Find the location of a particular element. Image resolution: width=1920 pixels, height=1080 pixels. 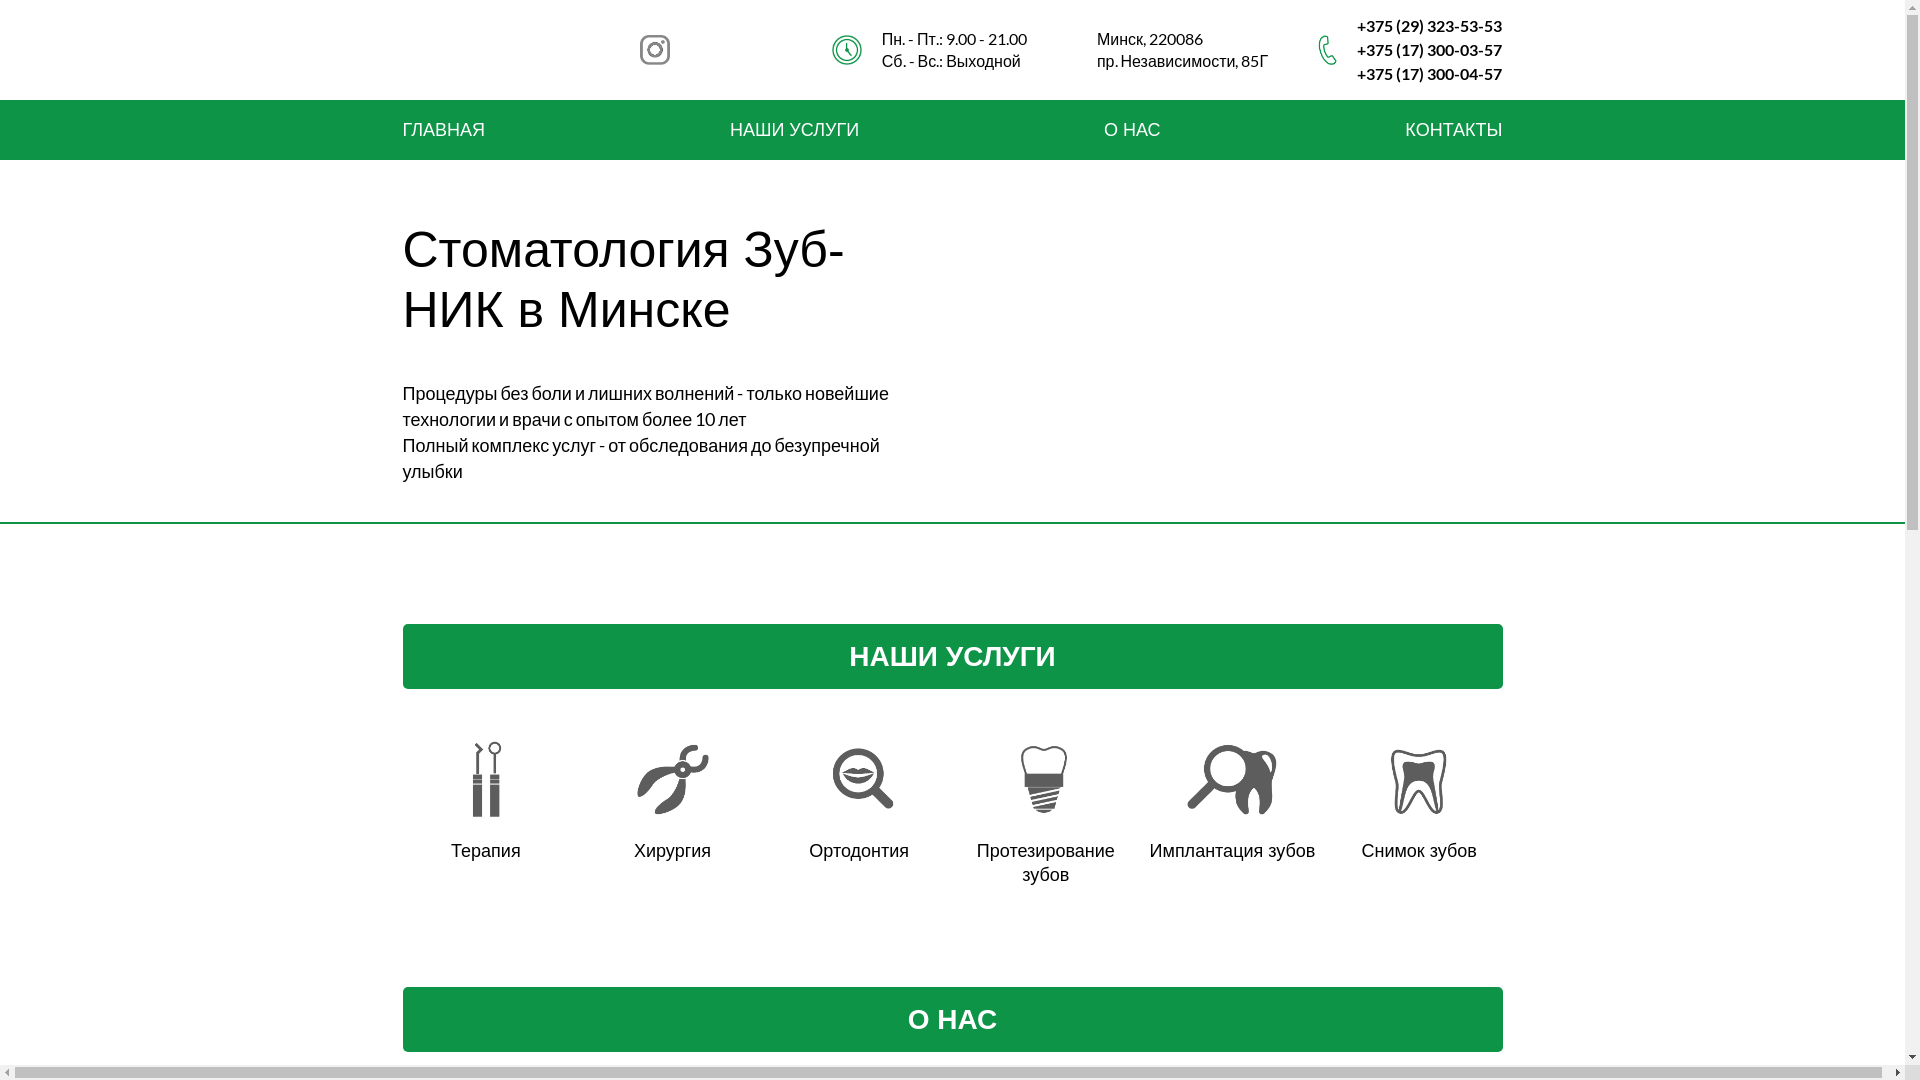

'+375 (17) 300-04-57' is located at coordinates (1428, 72).